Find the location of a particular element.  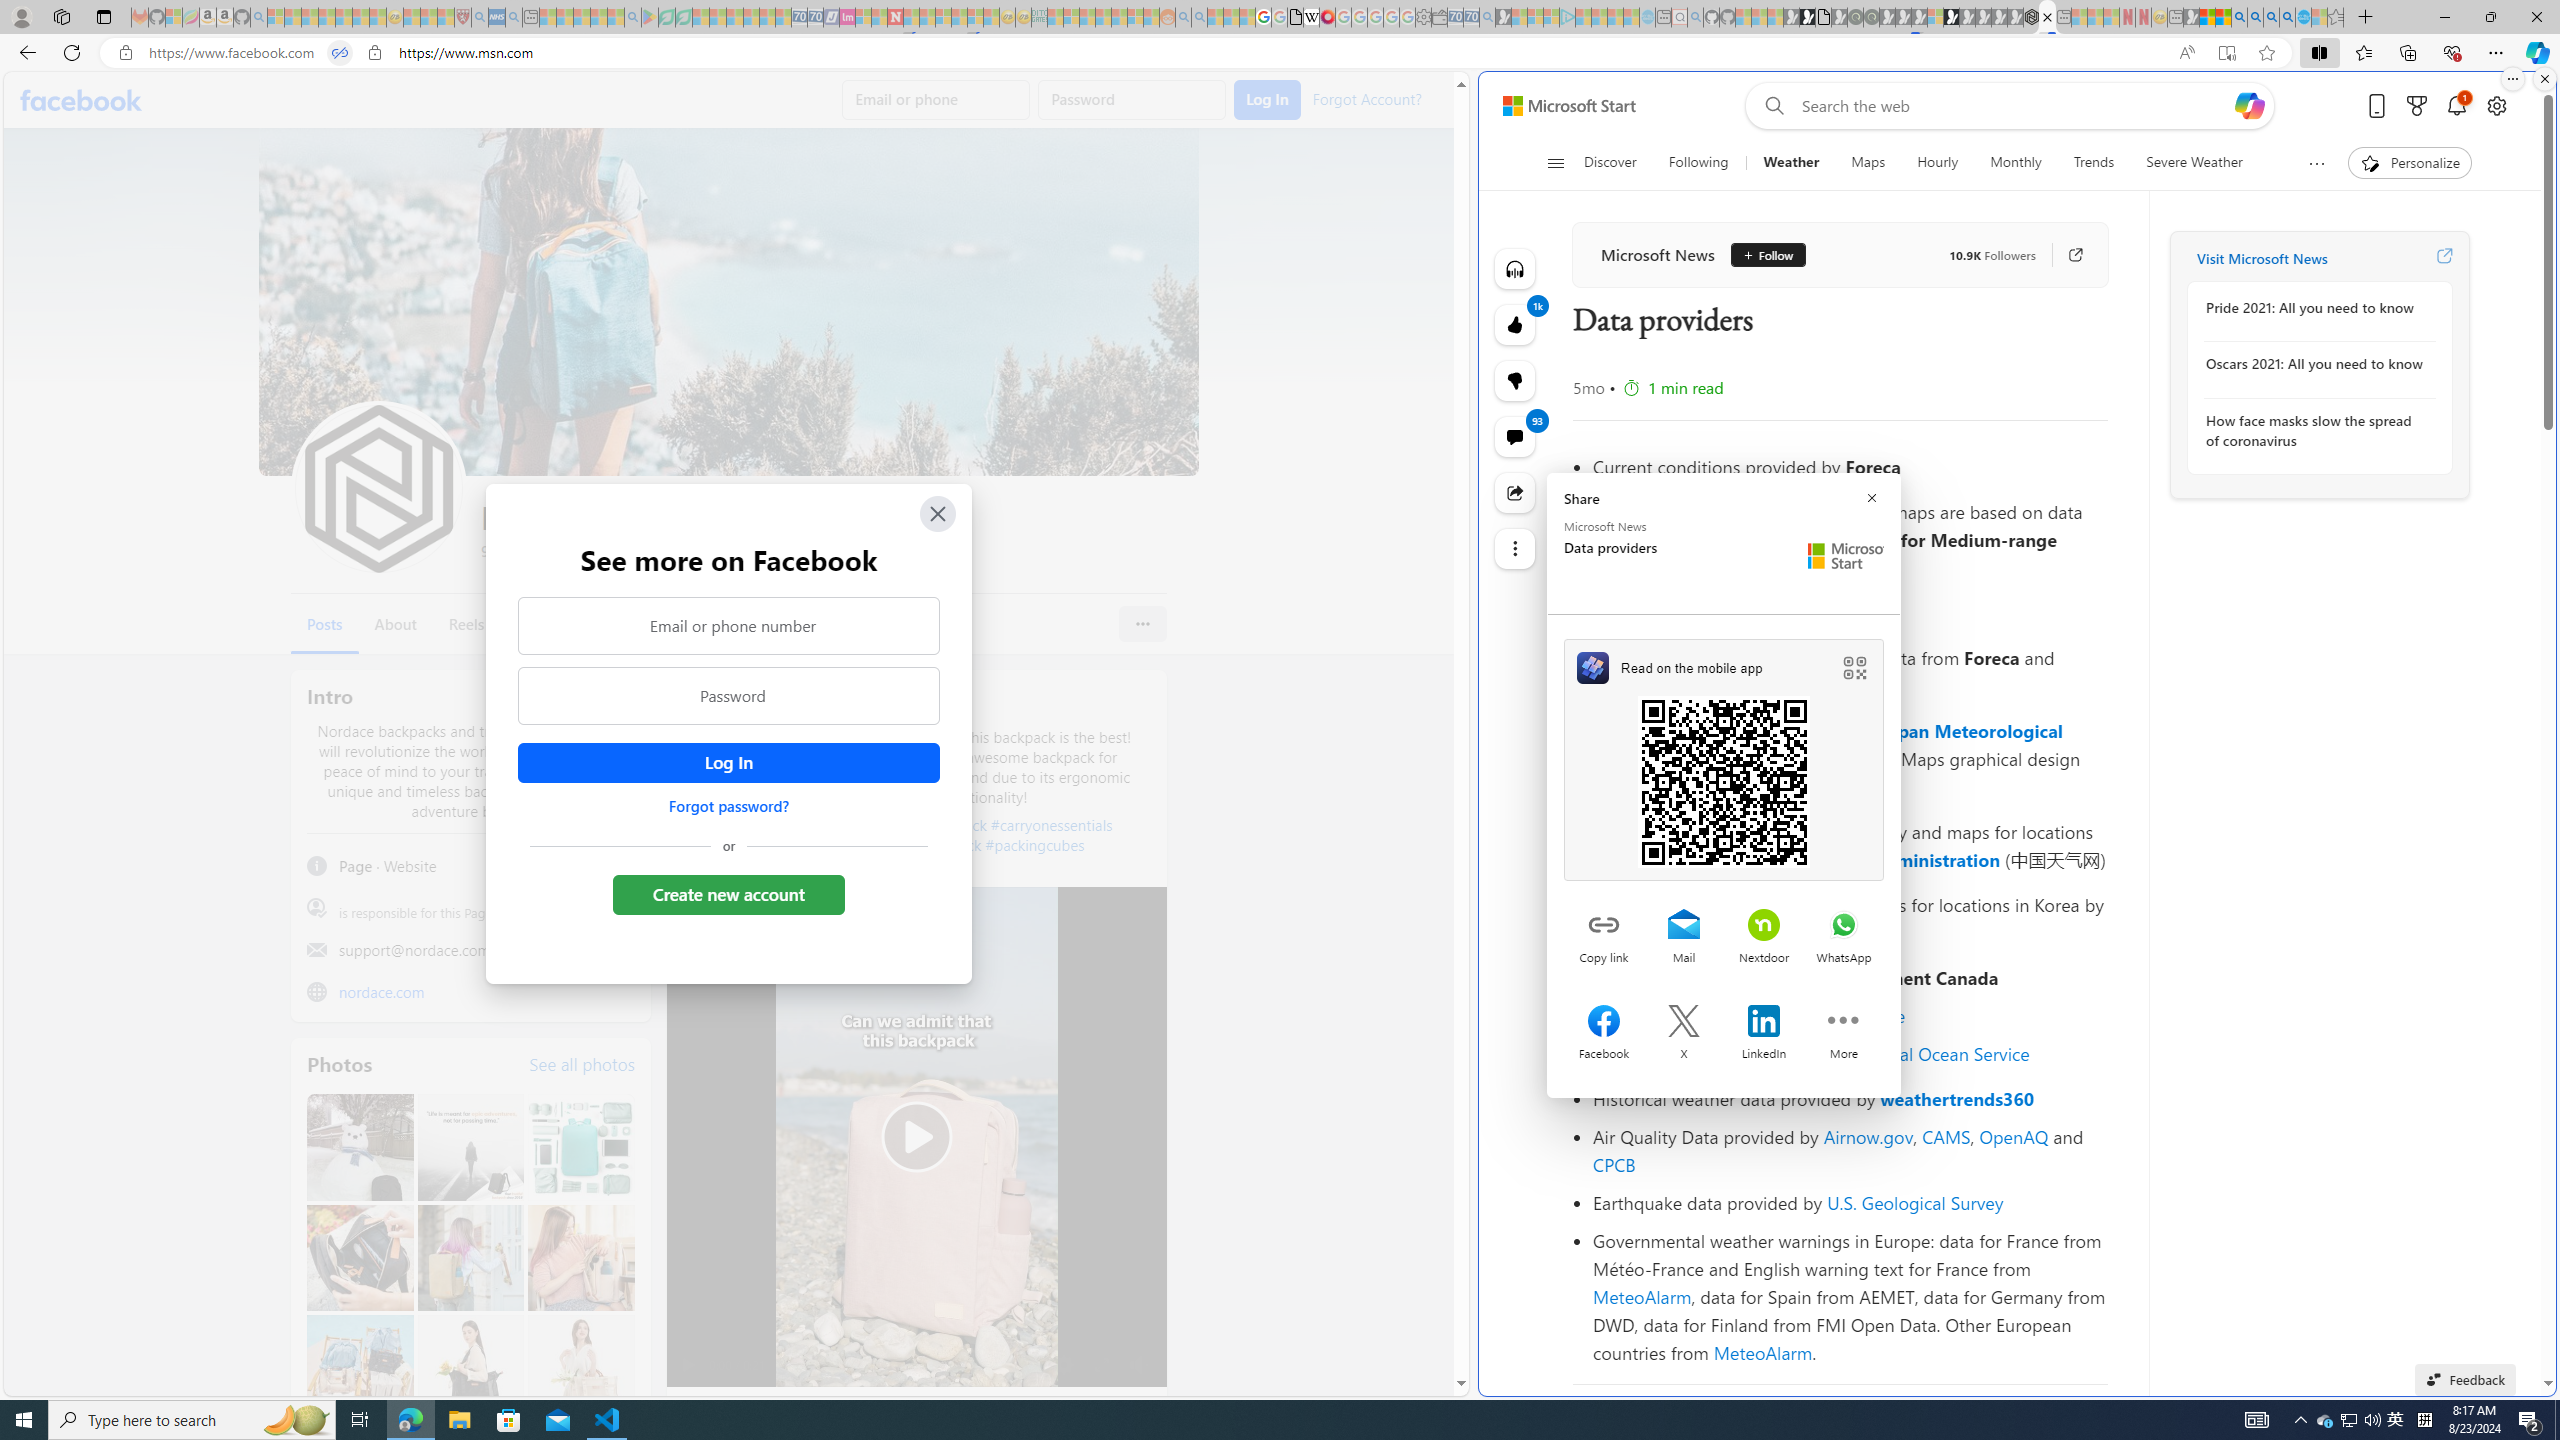

'Monthly' is located at coordinates (2015, 162).